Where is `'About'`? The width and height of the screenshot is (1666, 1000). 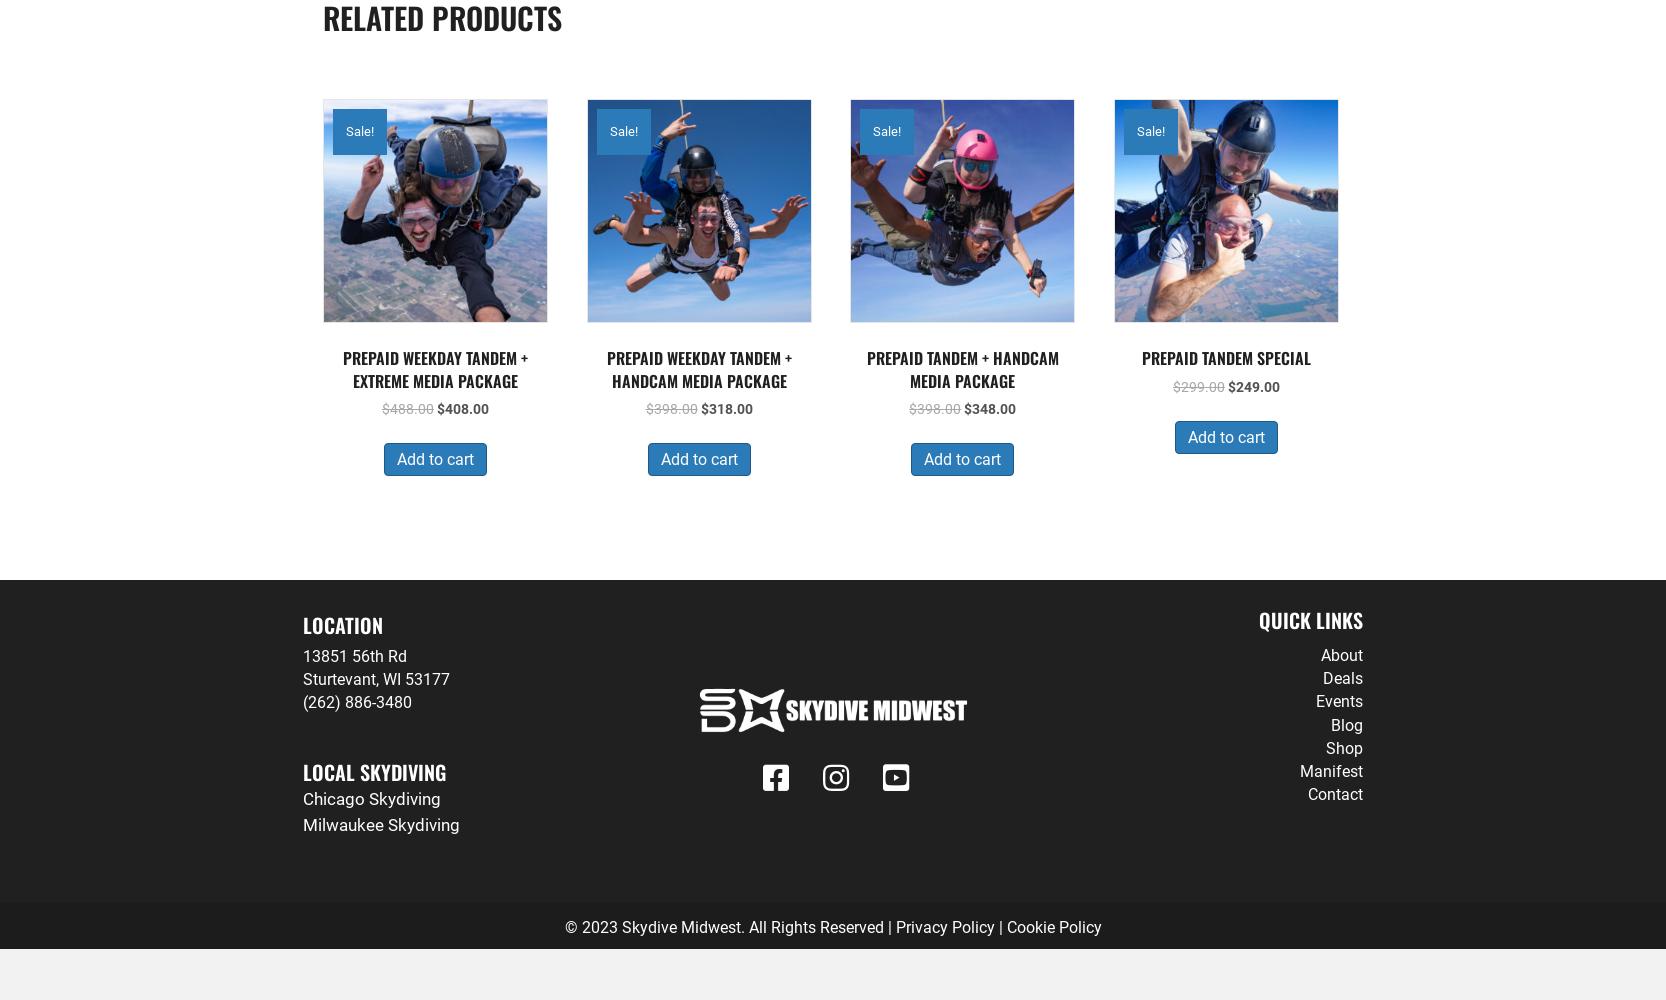 'About' is located at coordinates (1320, 655).